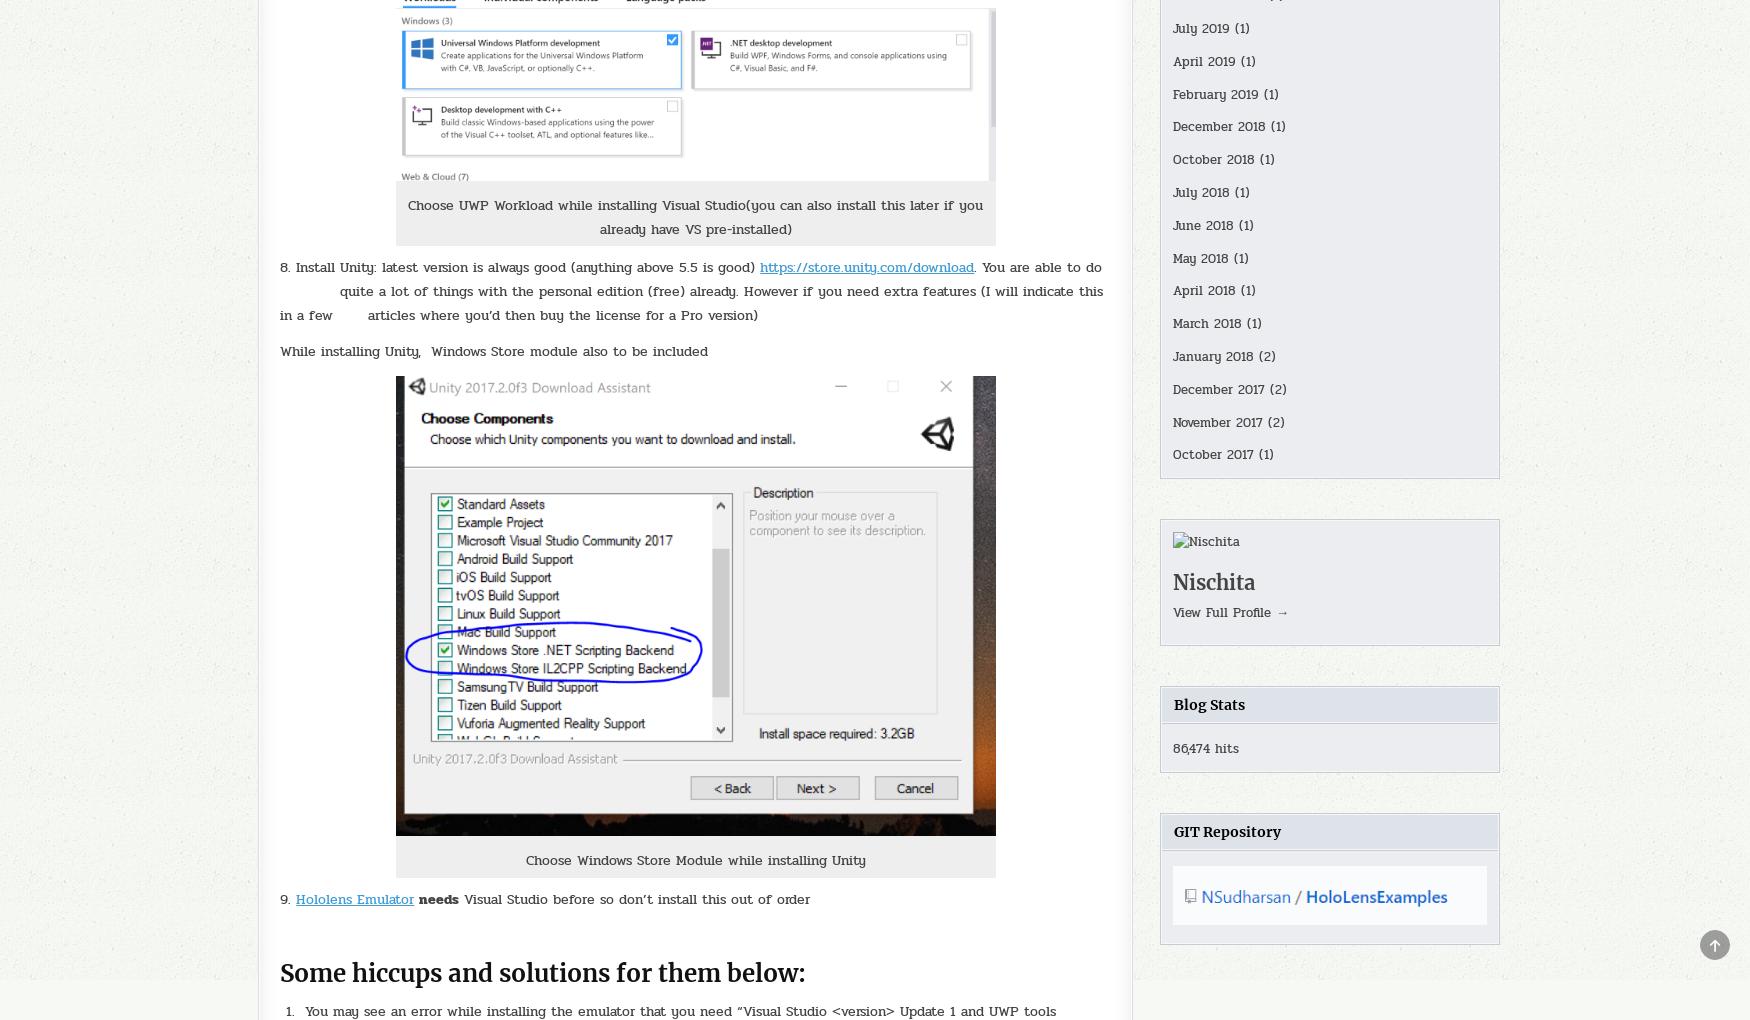  What do you see at coordinates (695, 216) in the screenshot?
I see `'Choose UWP Workload while installing Visual Studio(you can also install this later if you already have VS pre-installed)'` at bounding box center [695, 216].